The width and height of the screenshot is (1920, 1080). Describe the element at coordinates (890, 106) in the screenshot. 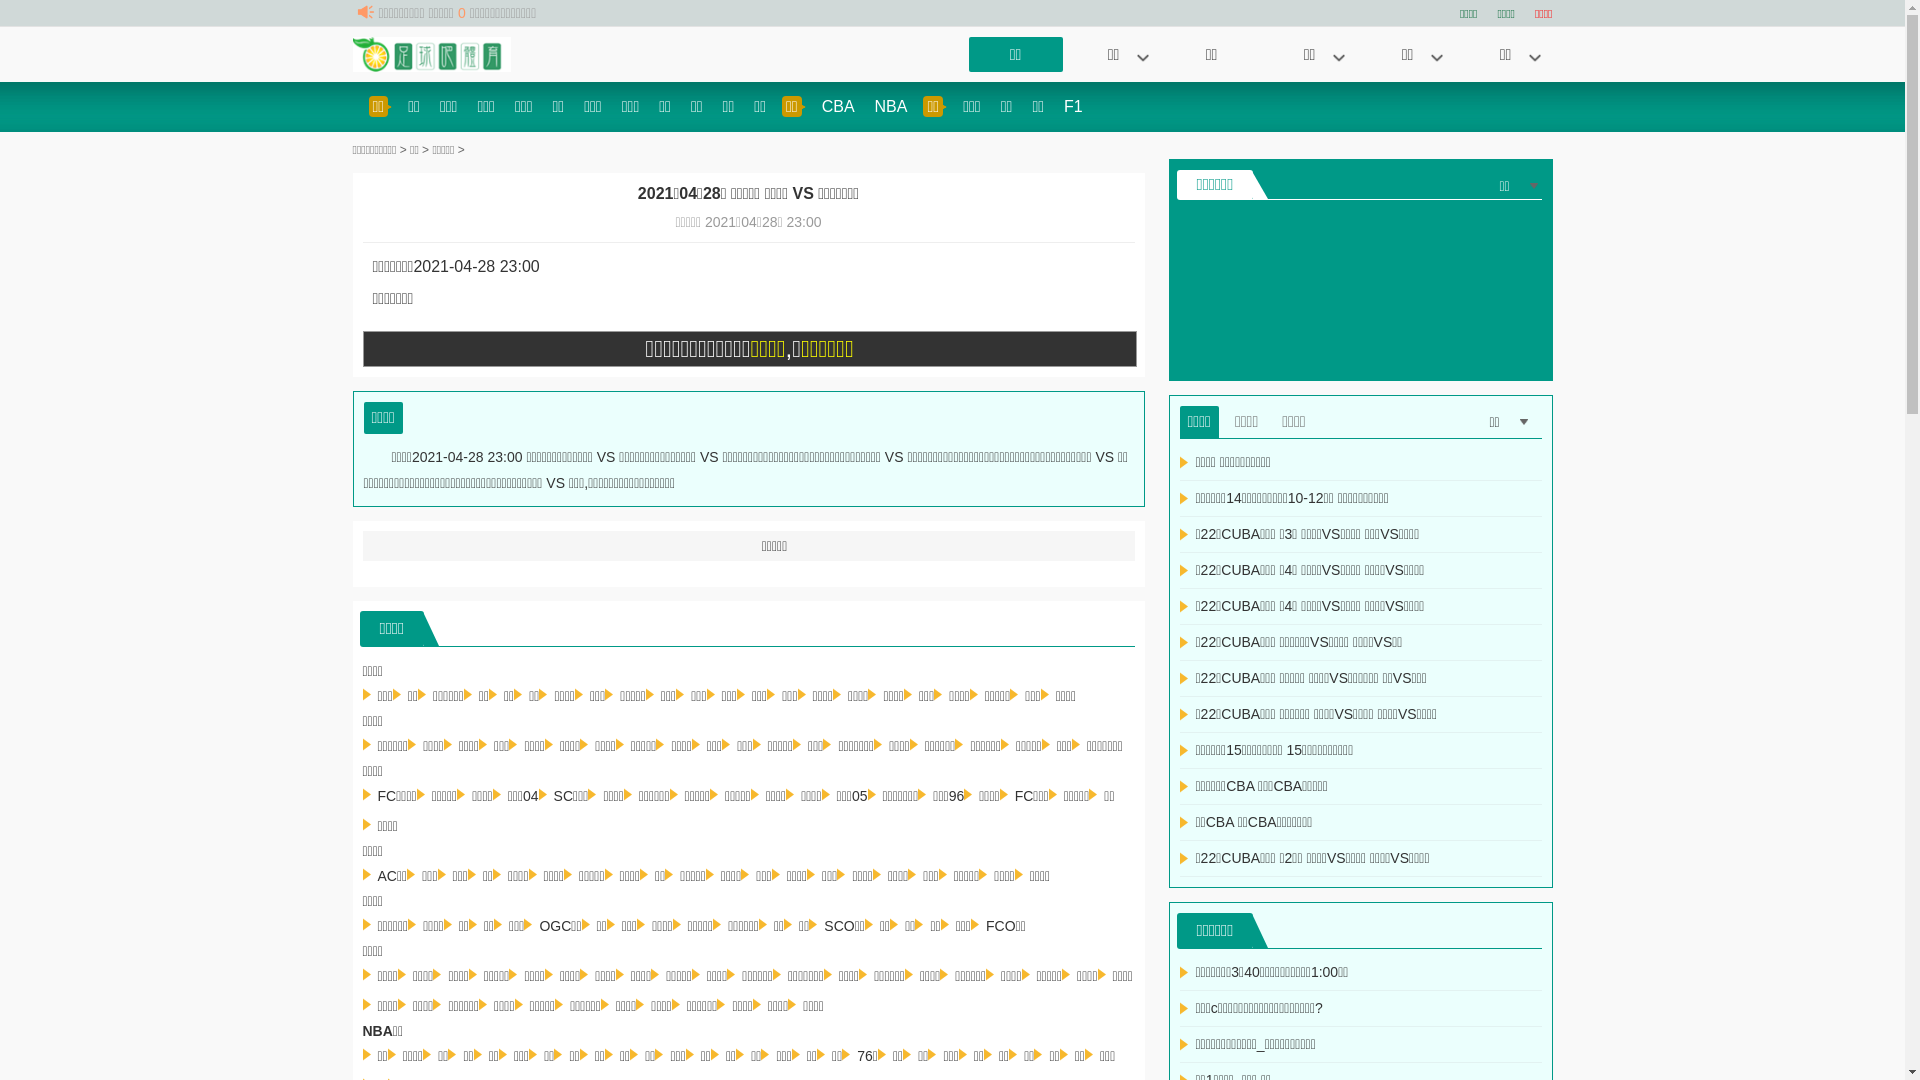

I see `'NBA'` at that location.